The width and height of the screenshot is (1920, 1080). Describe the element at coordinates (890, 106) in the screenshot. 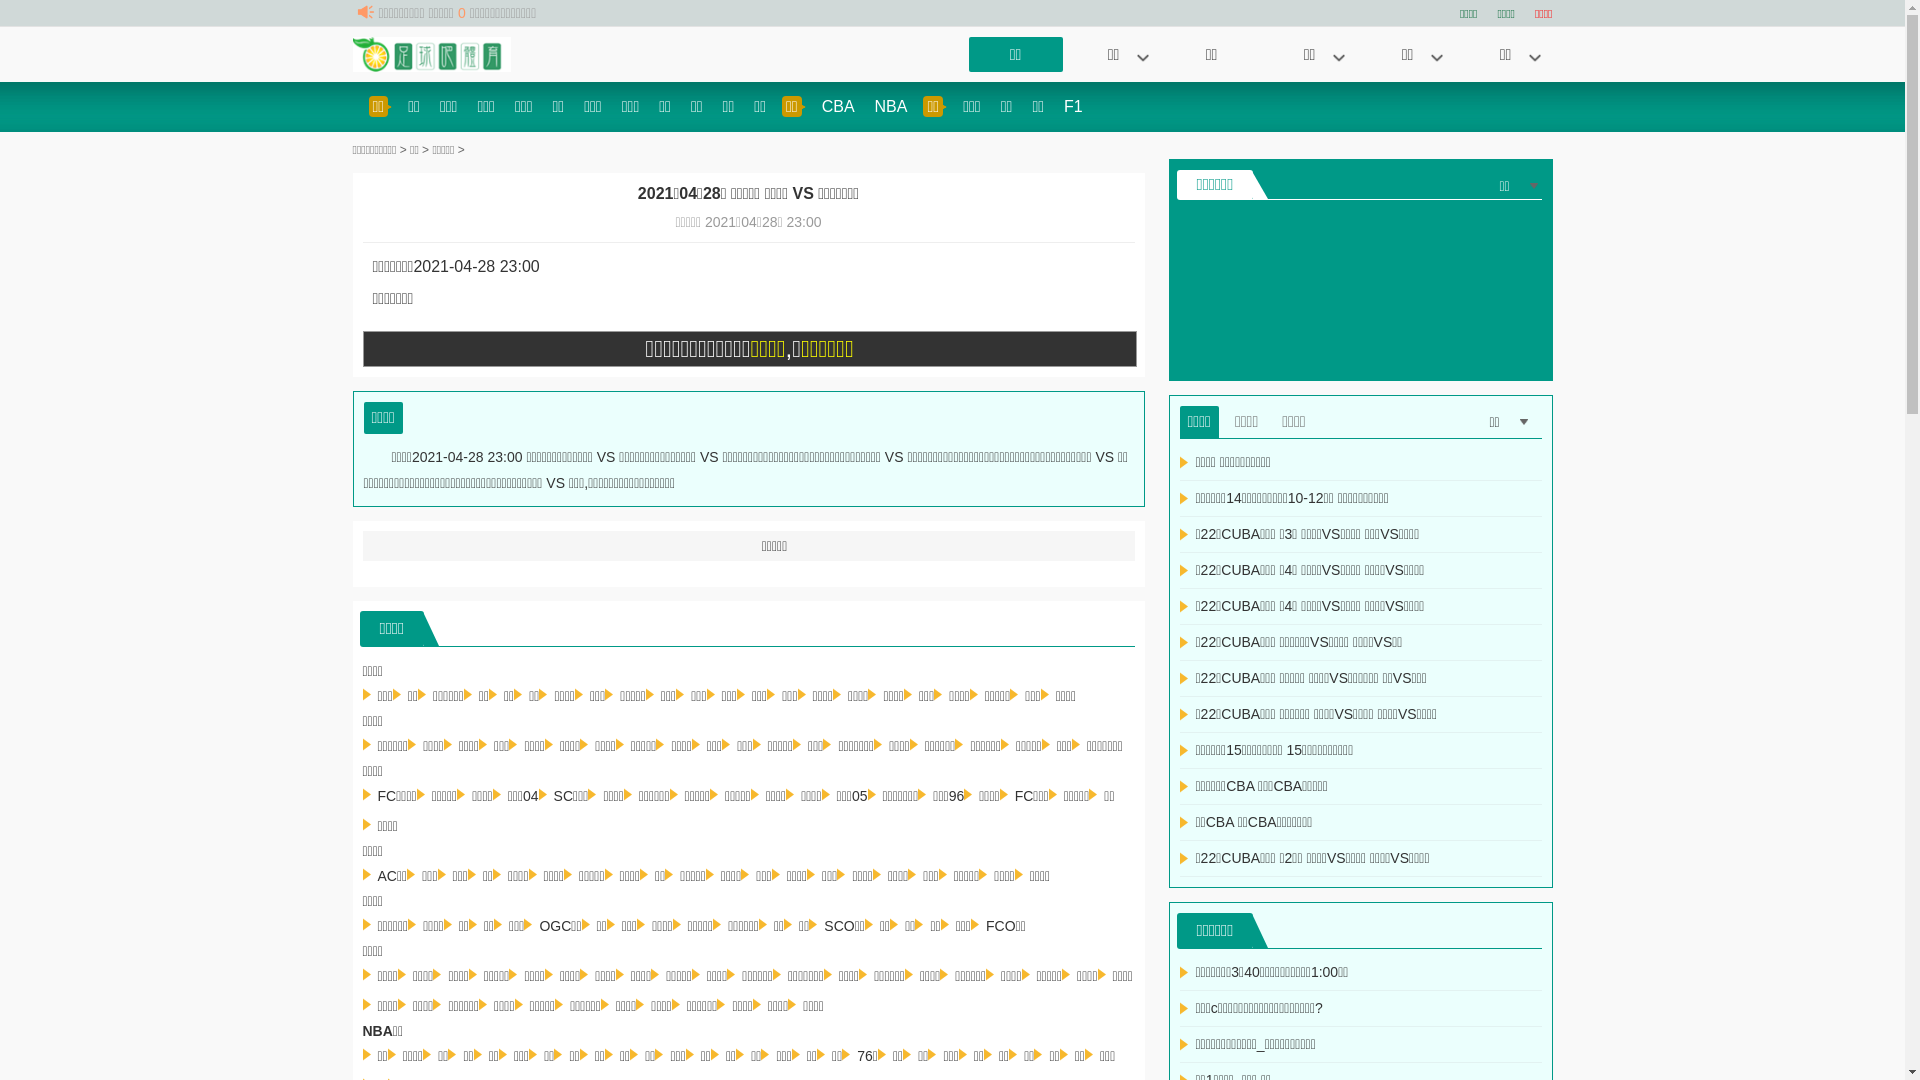

I see `'NBA'` at that location.